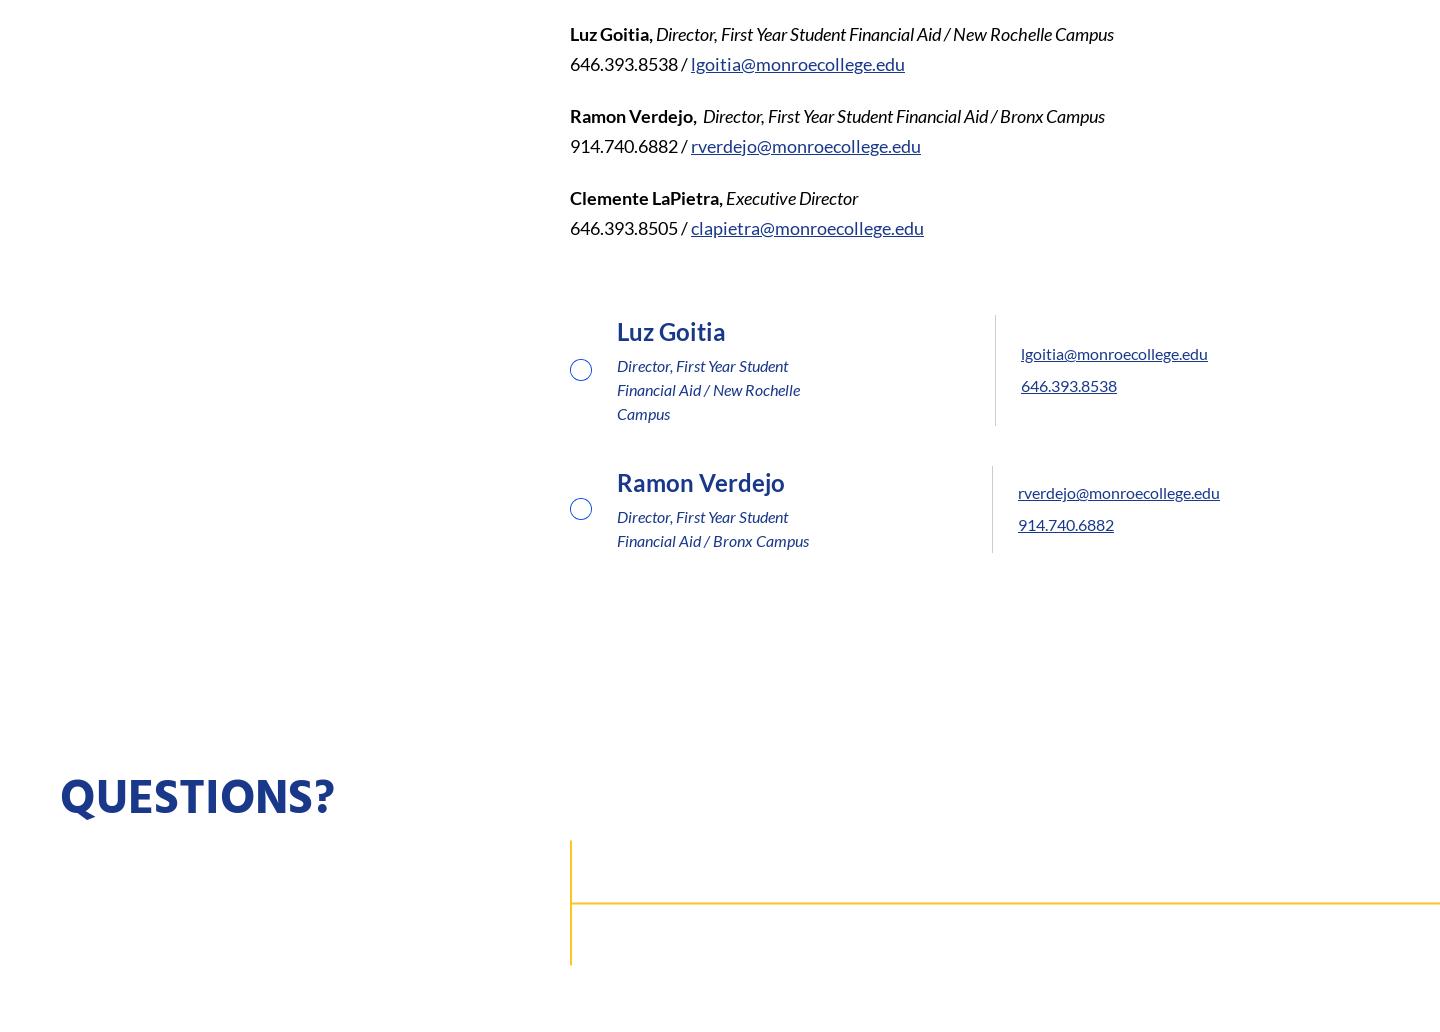 This screenshot has width=1440, height=1032. What do you see at coordinates (615, 480) in the screenshot?
I see `'Ramon Verdejo'` at bounding box center [615, 480].